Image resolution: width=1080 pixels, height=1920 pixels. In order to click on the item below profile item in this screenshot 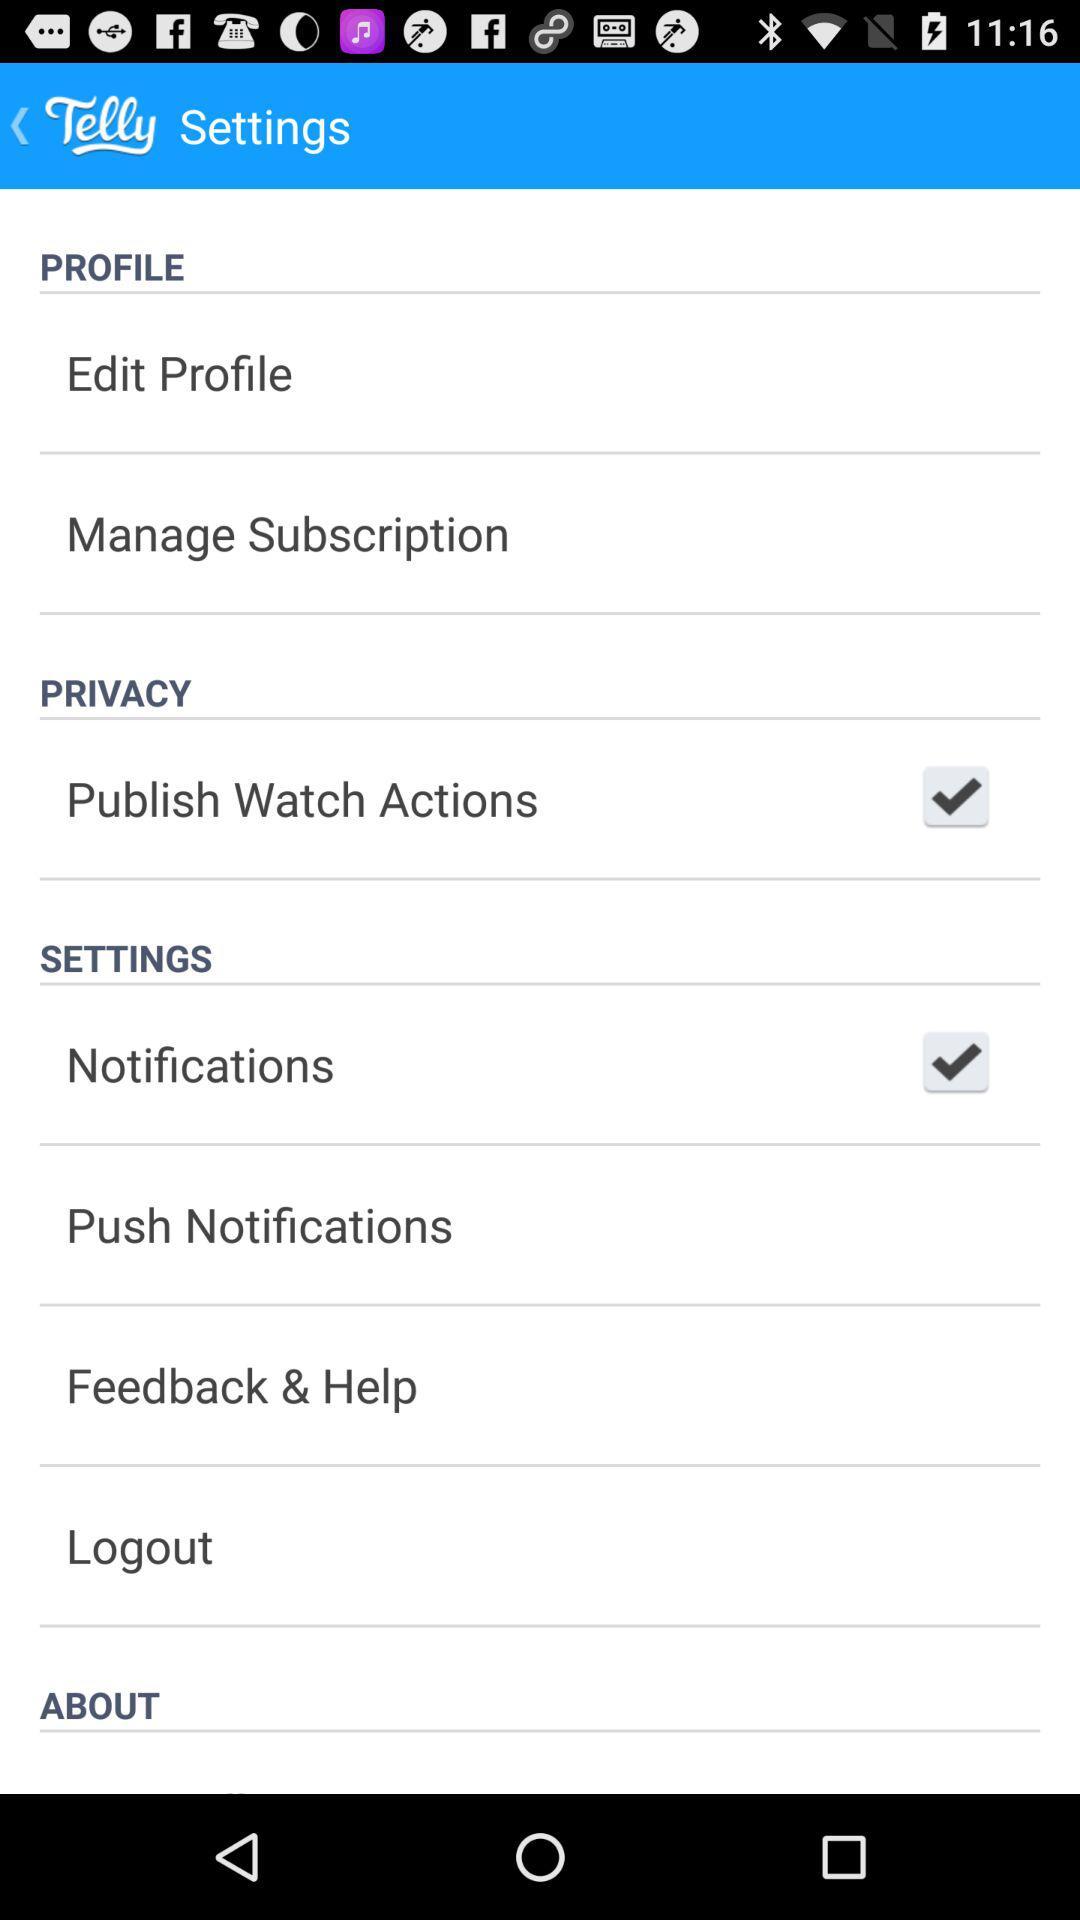, I will do `click(540, 372)`.